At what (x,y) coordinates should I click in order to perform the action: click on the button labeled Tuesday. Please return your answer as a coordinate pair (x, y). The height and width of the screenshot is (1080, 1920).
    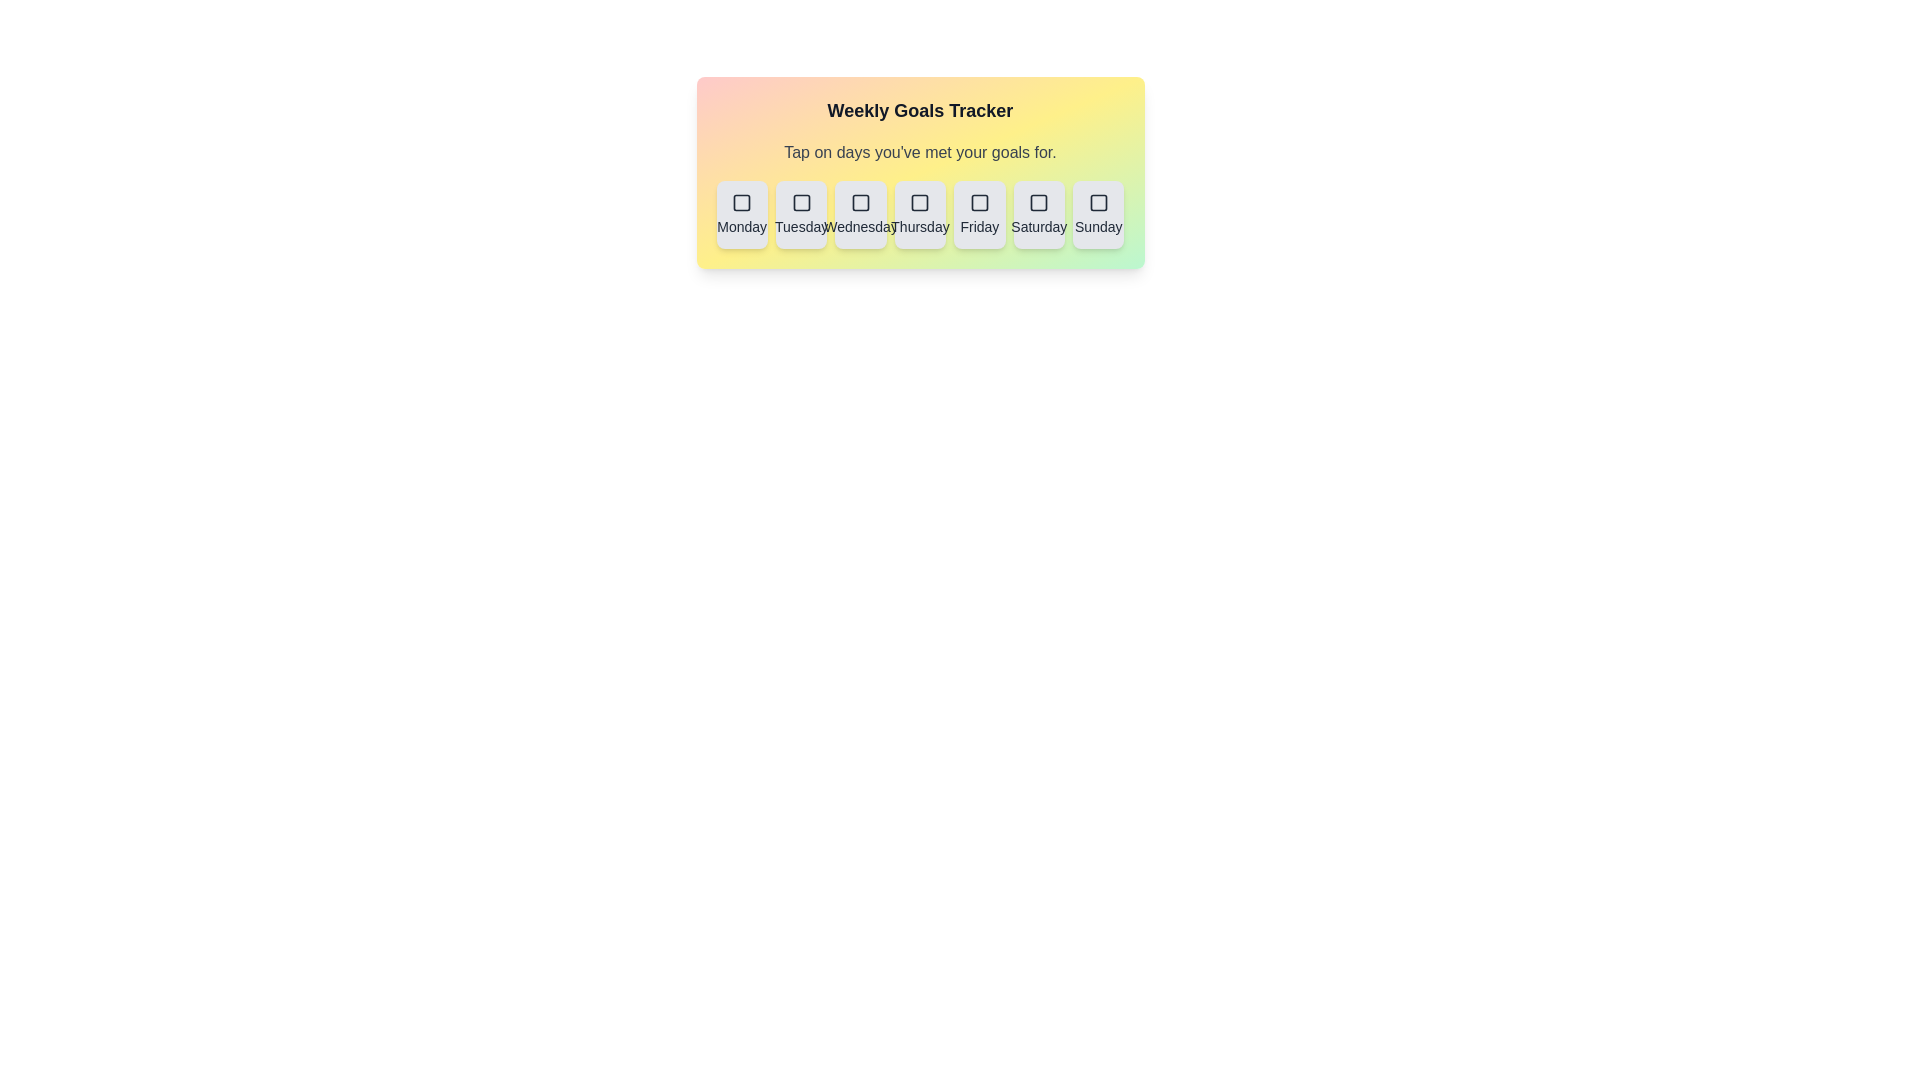
    Looking at the image, I should click on (801, 215).